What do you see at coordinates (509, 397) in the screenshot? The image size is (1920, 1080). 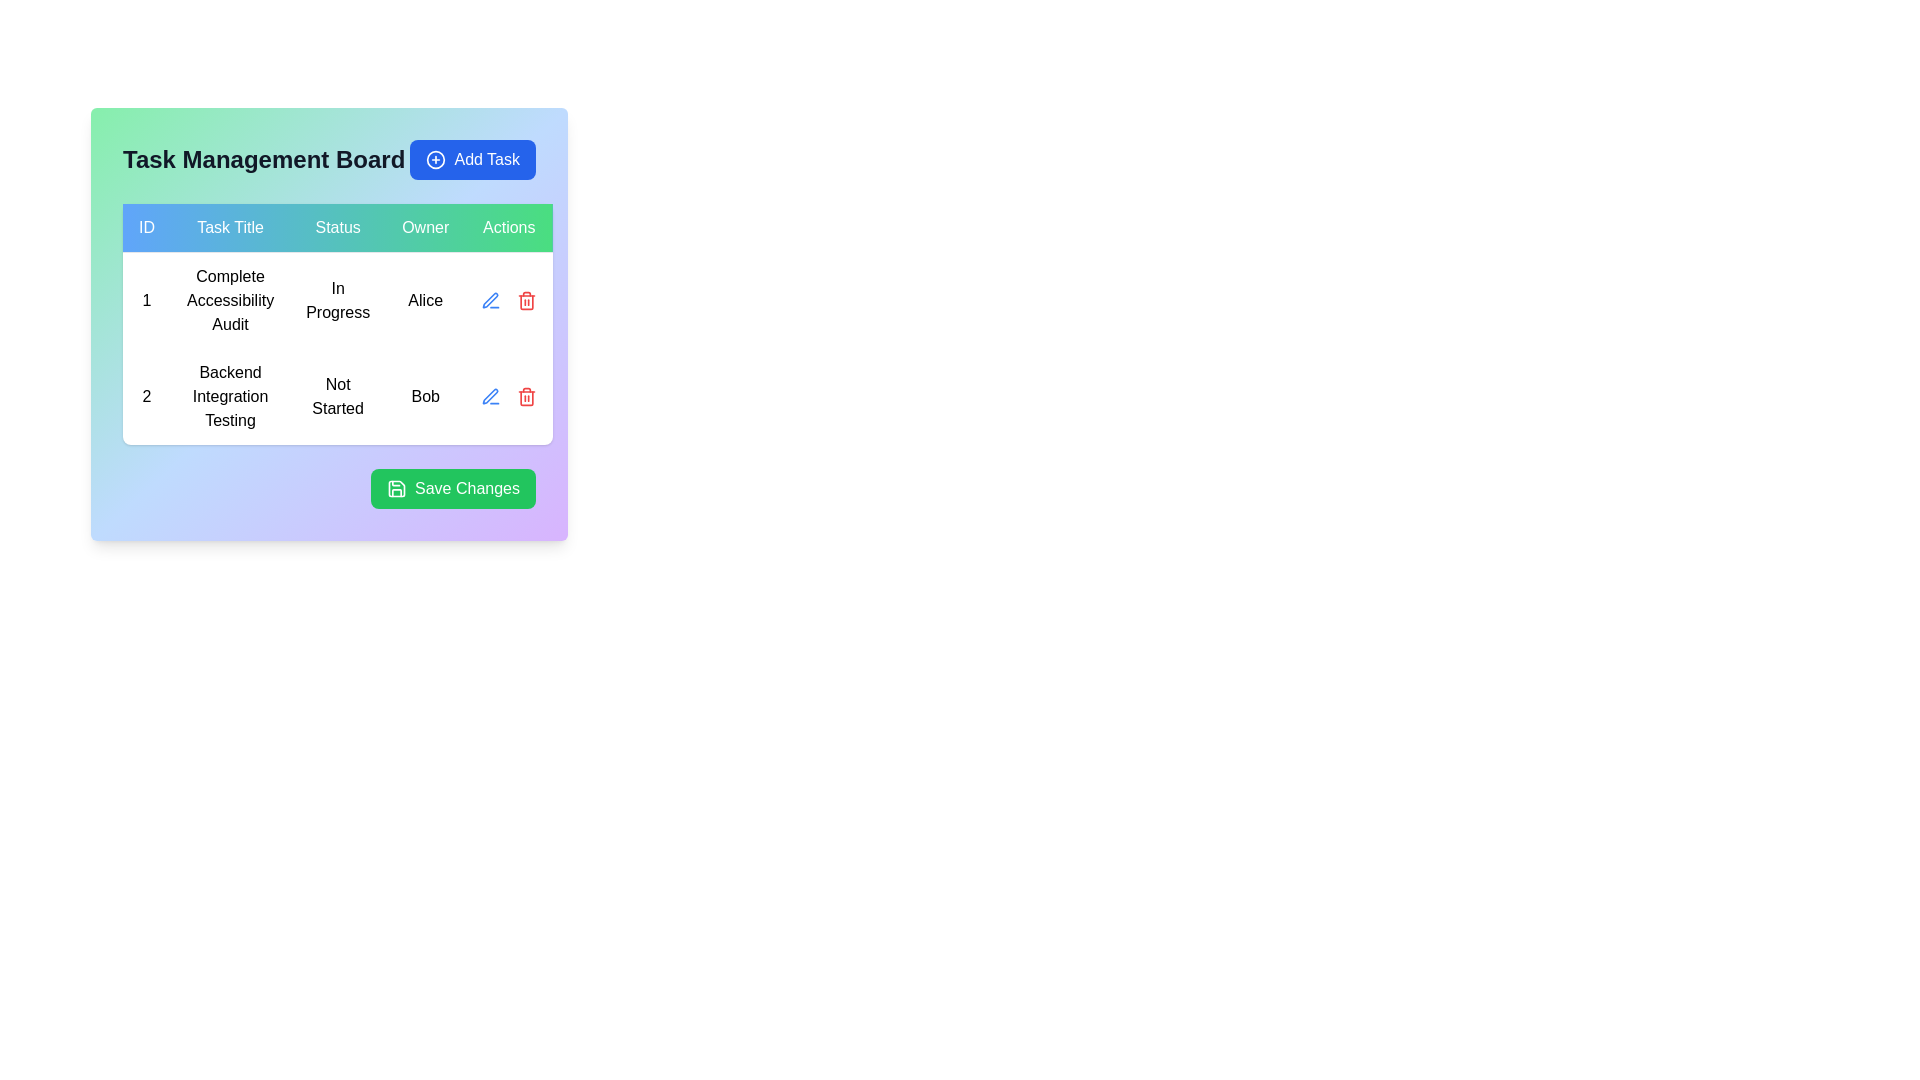 I see `the Icon button located in the last column of the 'Backend Integration Testing' task row` at bounding box center [509, 397].